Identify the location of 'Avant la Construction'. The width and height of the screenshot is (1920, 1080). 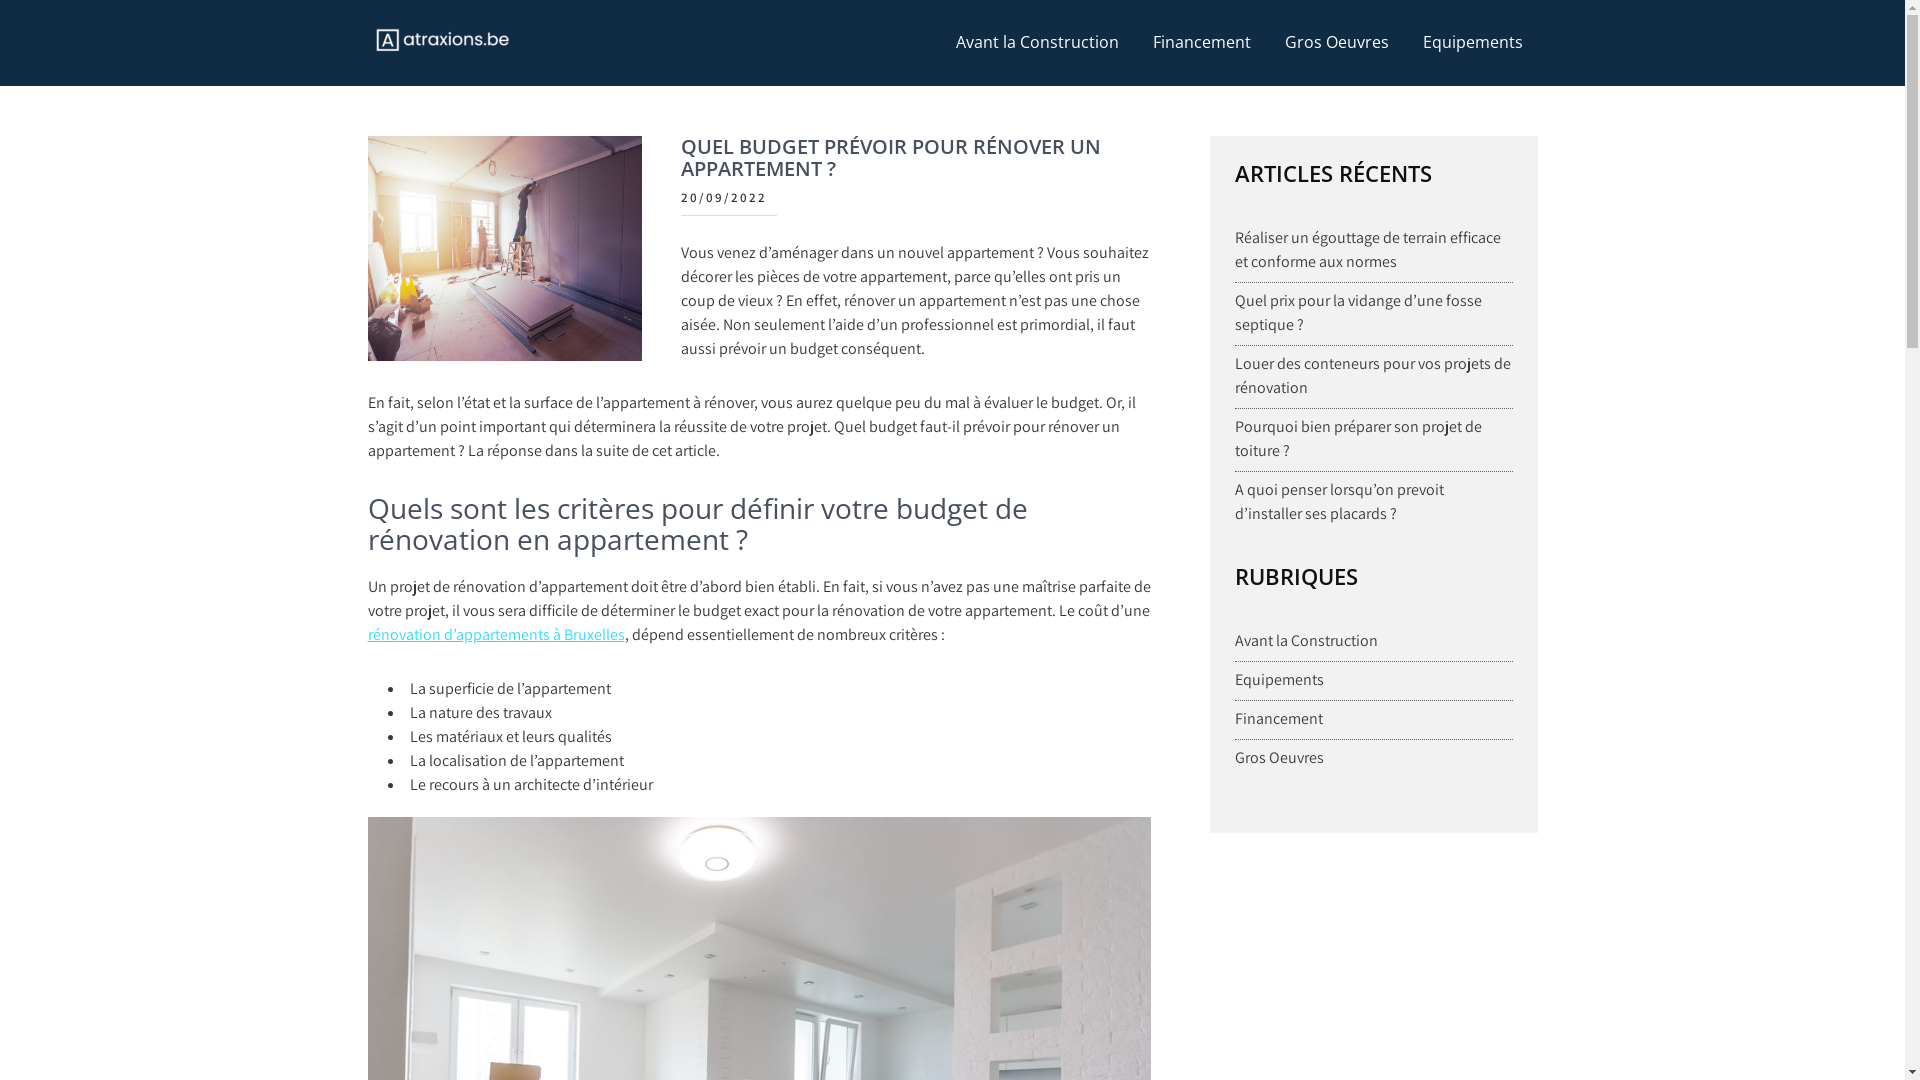
(1306, 640).